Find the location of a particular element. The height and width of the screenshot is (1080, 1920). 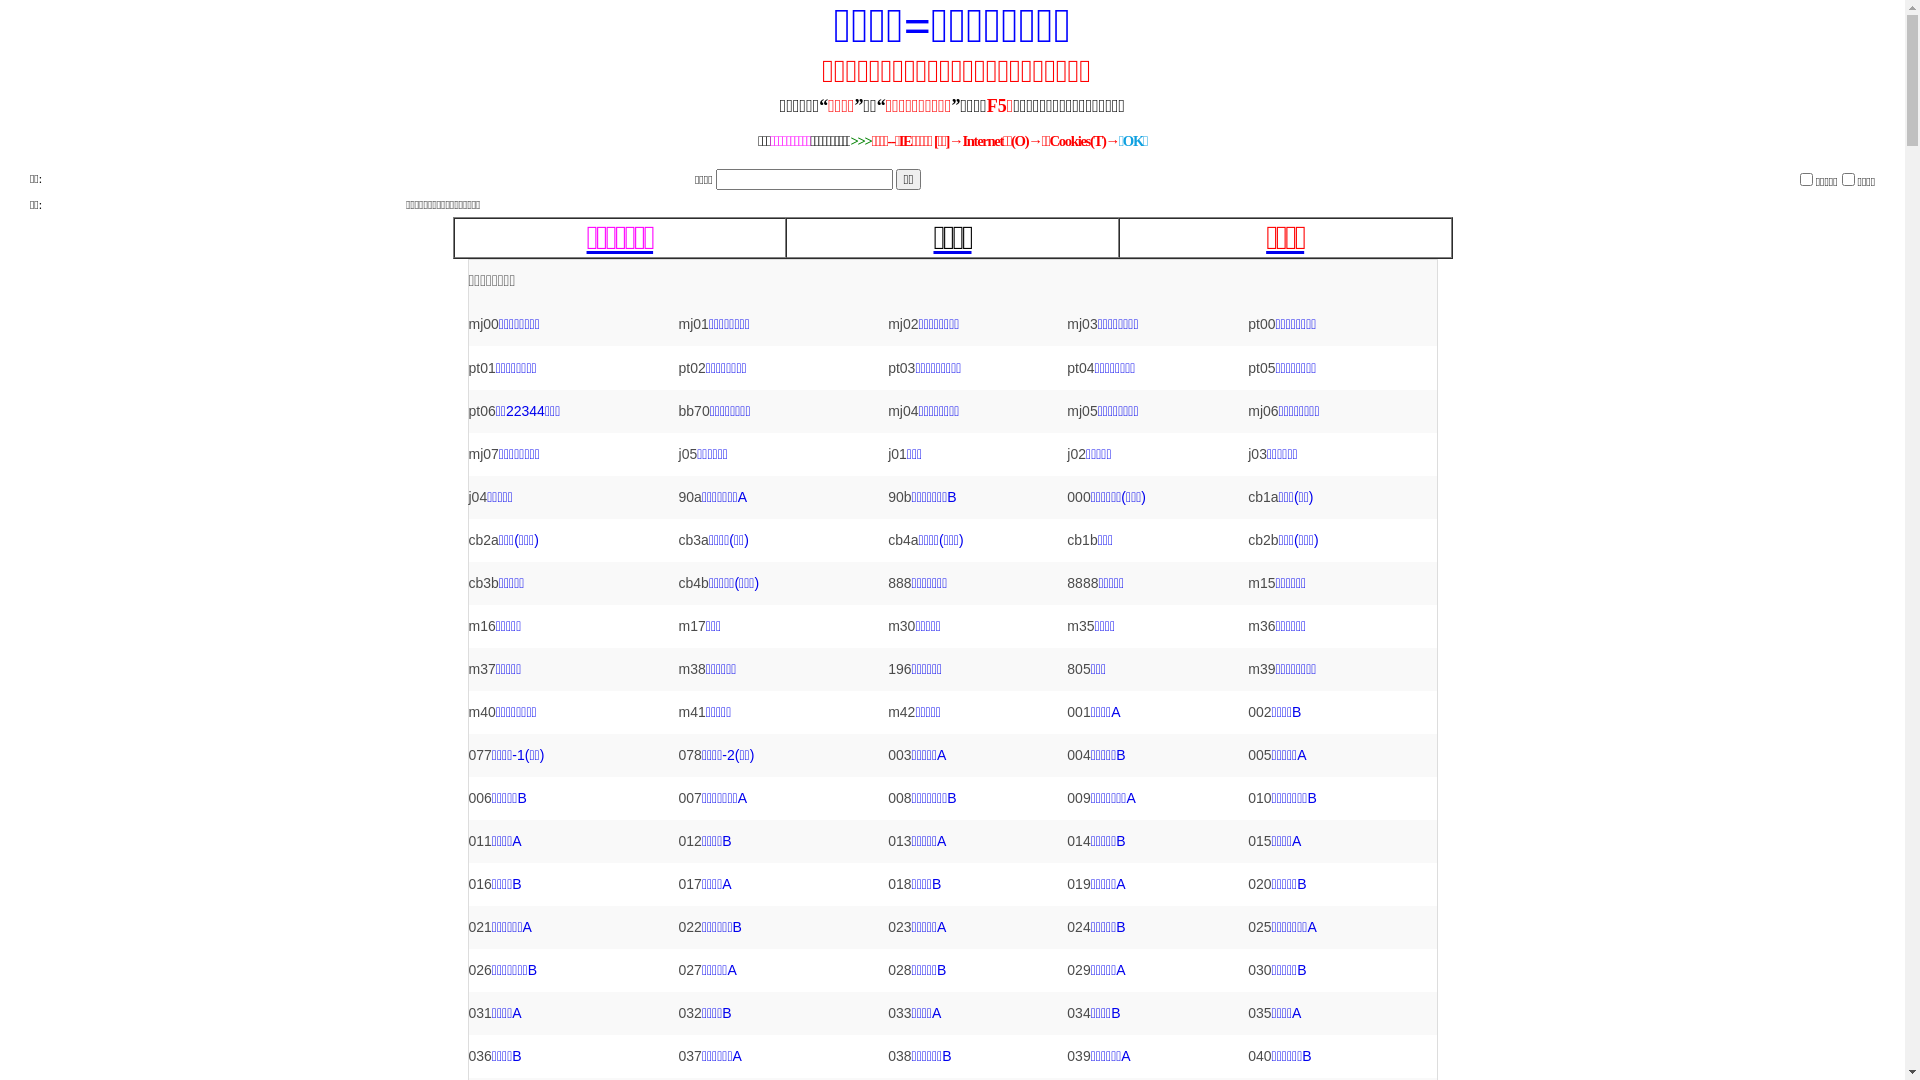

'024' is located at coordinates (1065, 926).